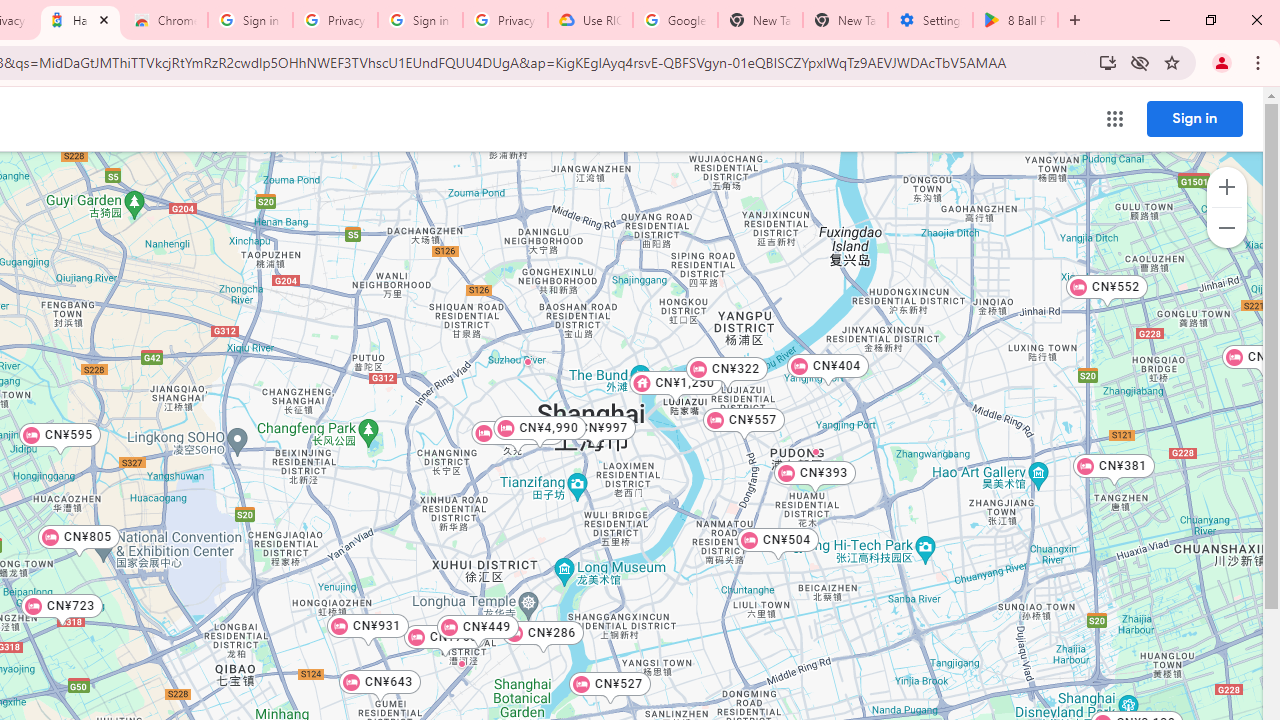  What do you see at coordinates (1225, 226) in the screenshot?
I see `'Zoom out map'` at bounding box center [1225, 226].